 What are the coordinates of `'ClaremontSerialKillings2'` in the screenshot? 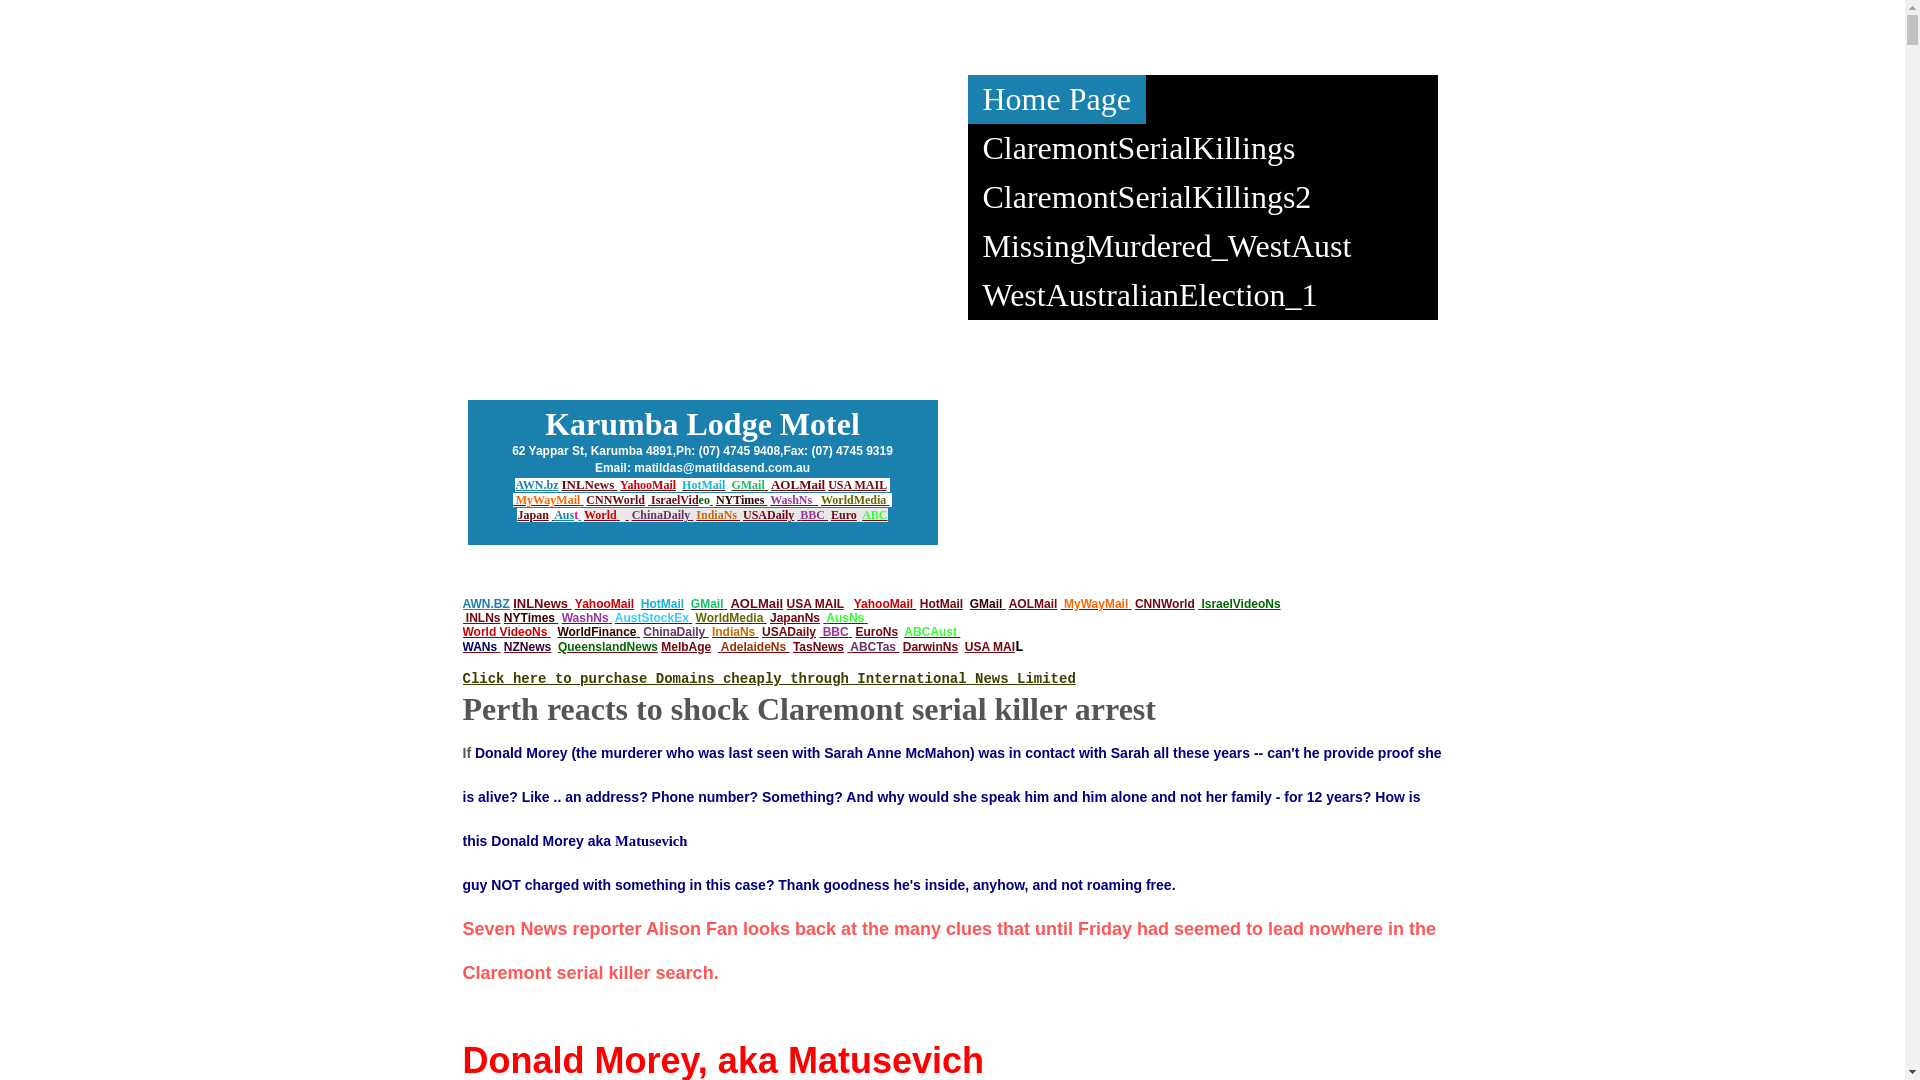 It's located at (1147, 197).